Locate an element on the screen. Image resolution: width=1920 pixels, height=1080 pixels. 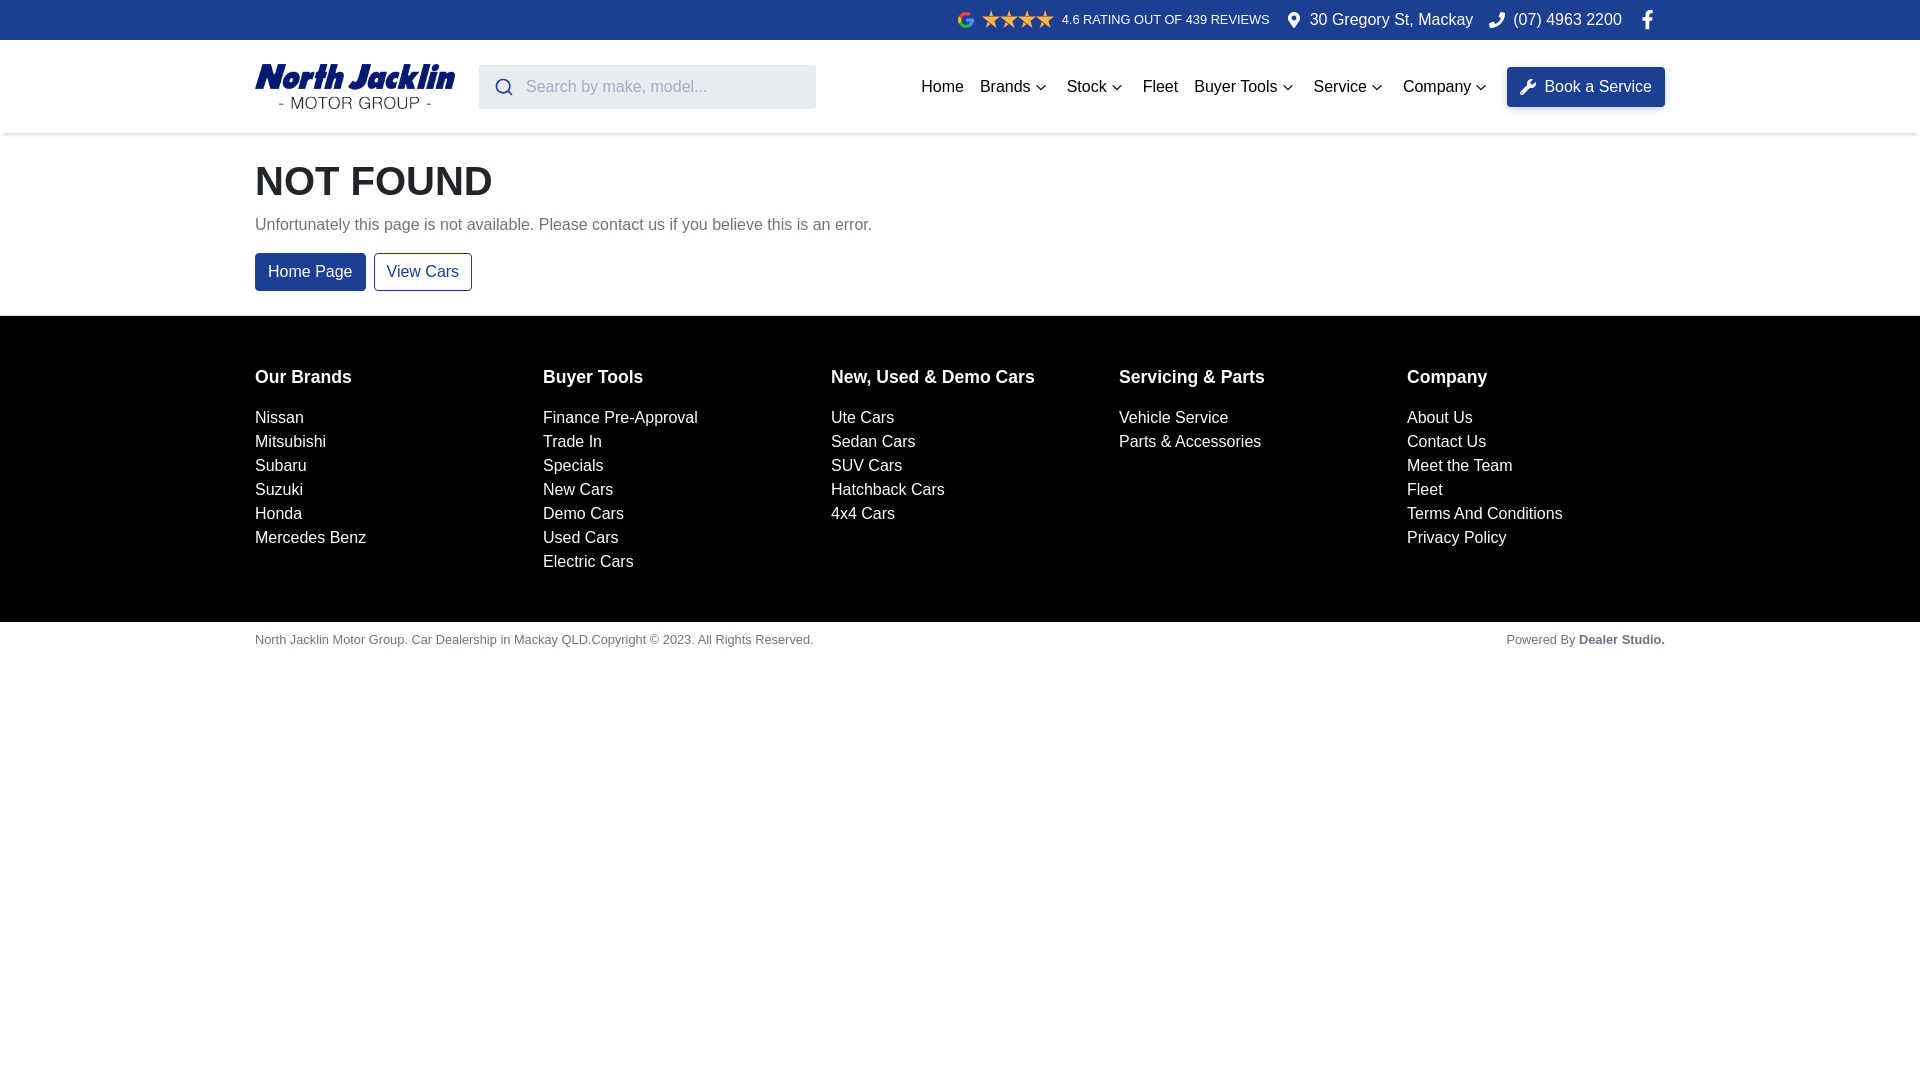
'New Cars' is located at coordinates (576, 489).